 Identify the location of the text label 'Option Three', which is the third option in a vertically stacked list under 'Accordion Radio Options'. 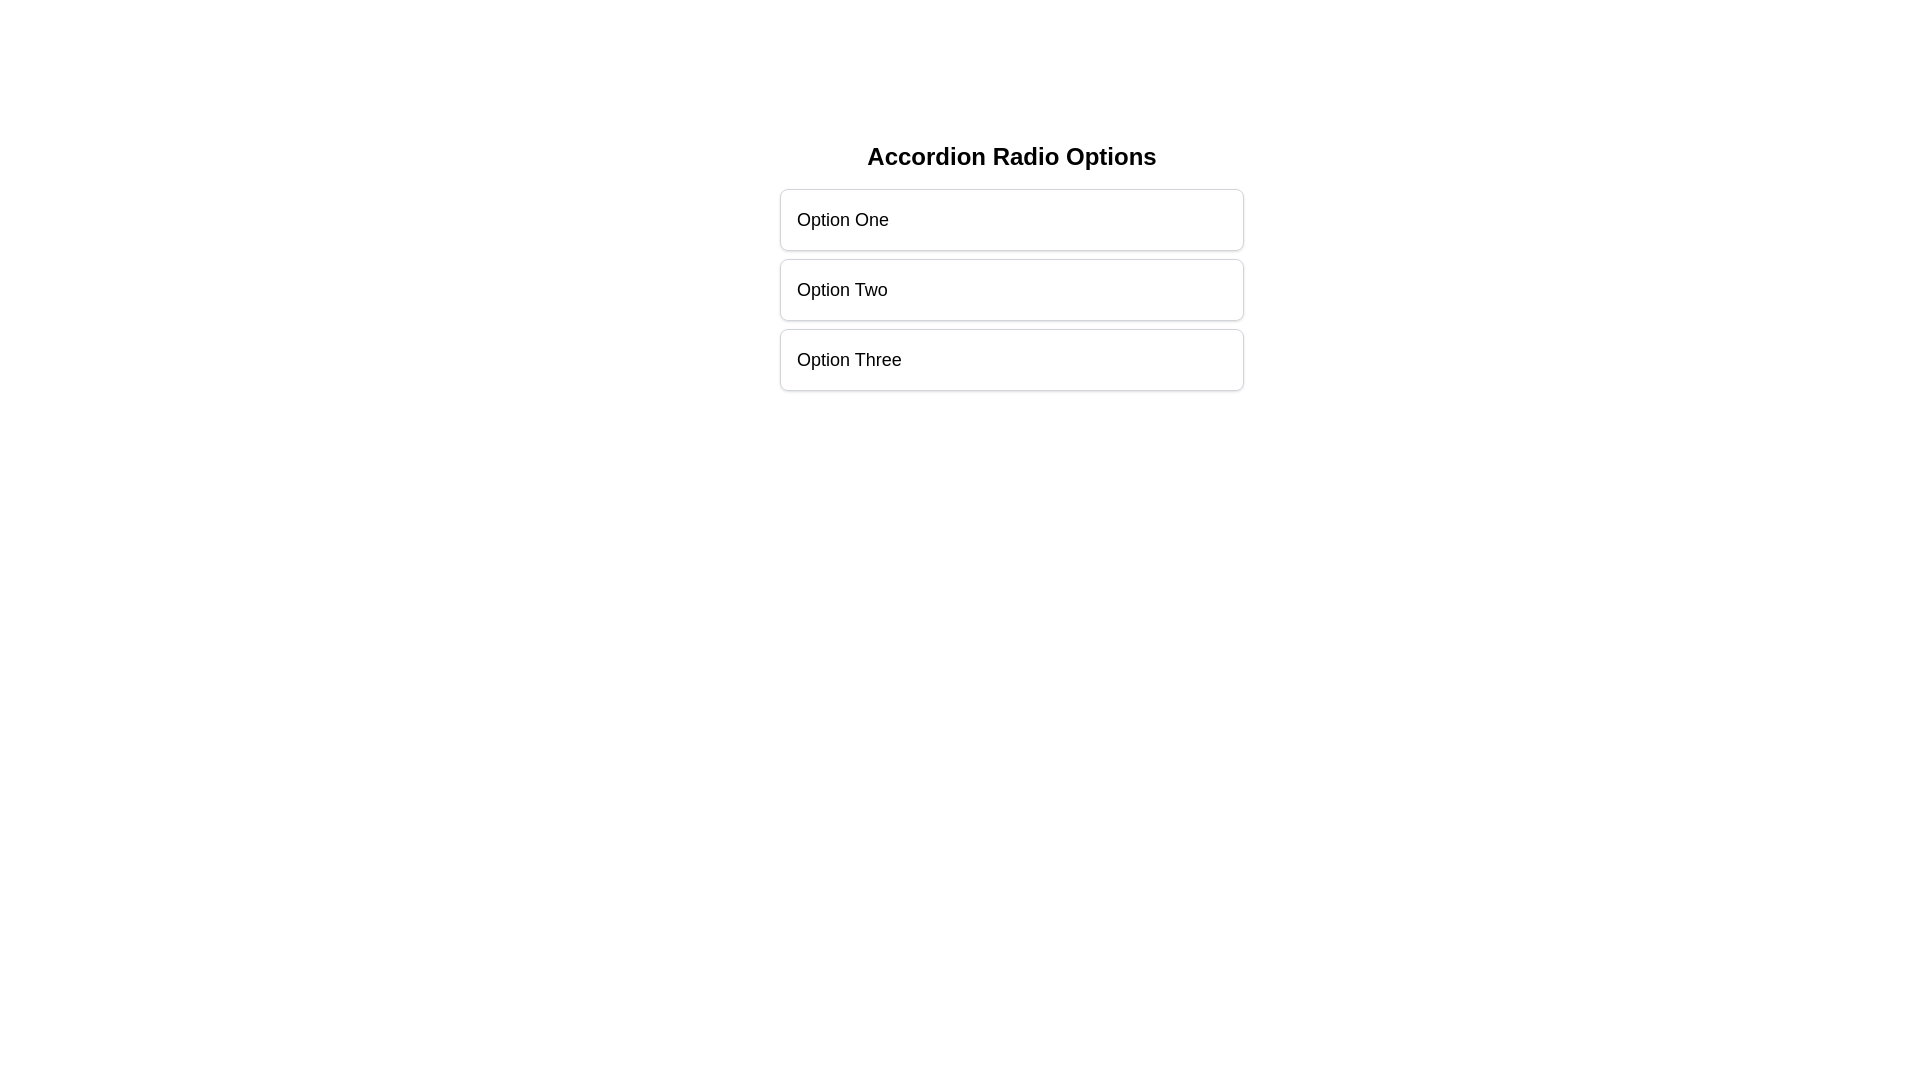
(849, 358).